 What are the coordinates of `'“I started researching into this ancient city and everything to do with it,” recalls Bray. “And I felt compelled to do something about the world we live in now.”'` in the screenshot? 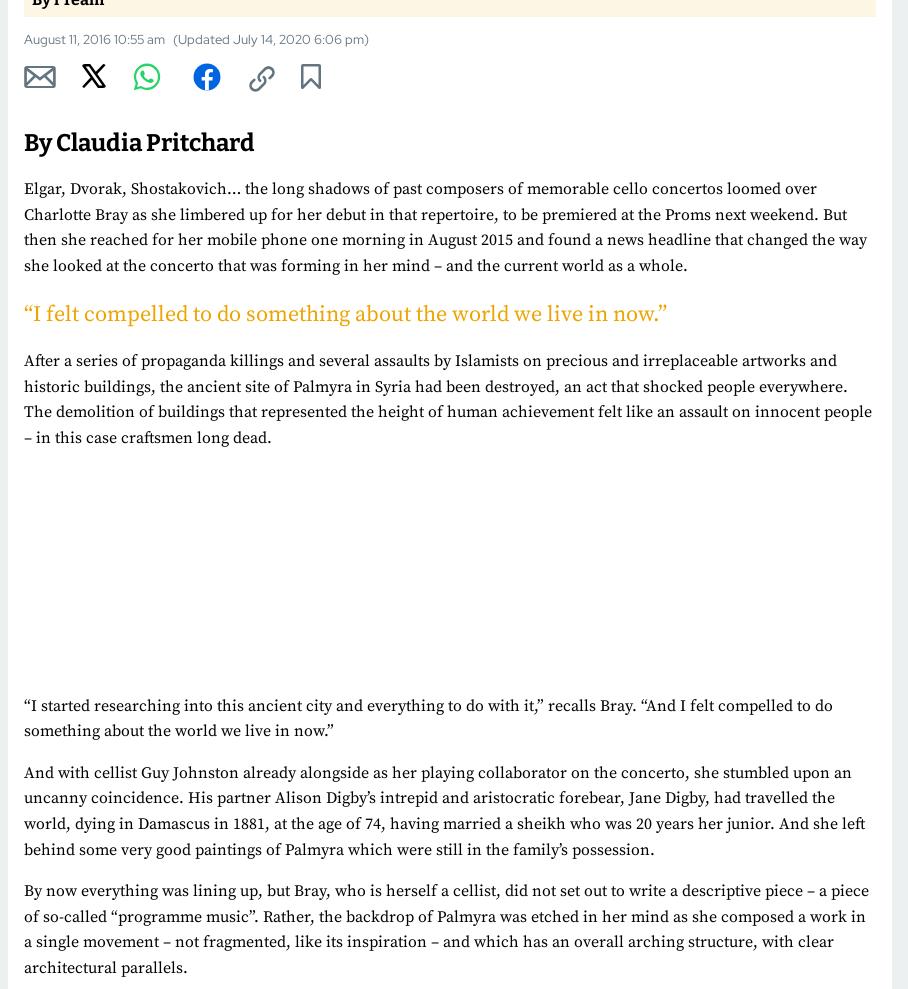 It's located at (428, 718).